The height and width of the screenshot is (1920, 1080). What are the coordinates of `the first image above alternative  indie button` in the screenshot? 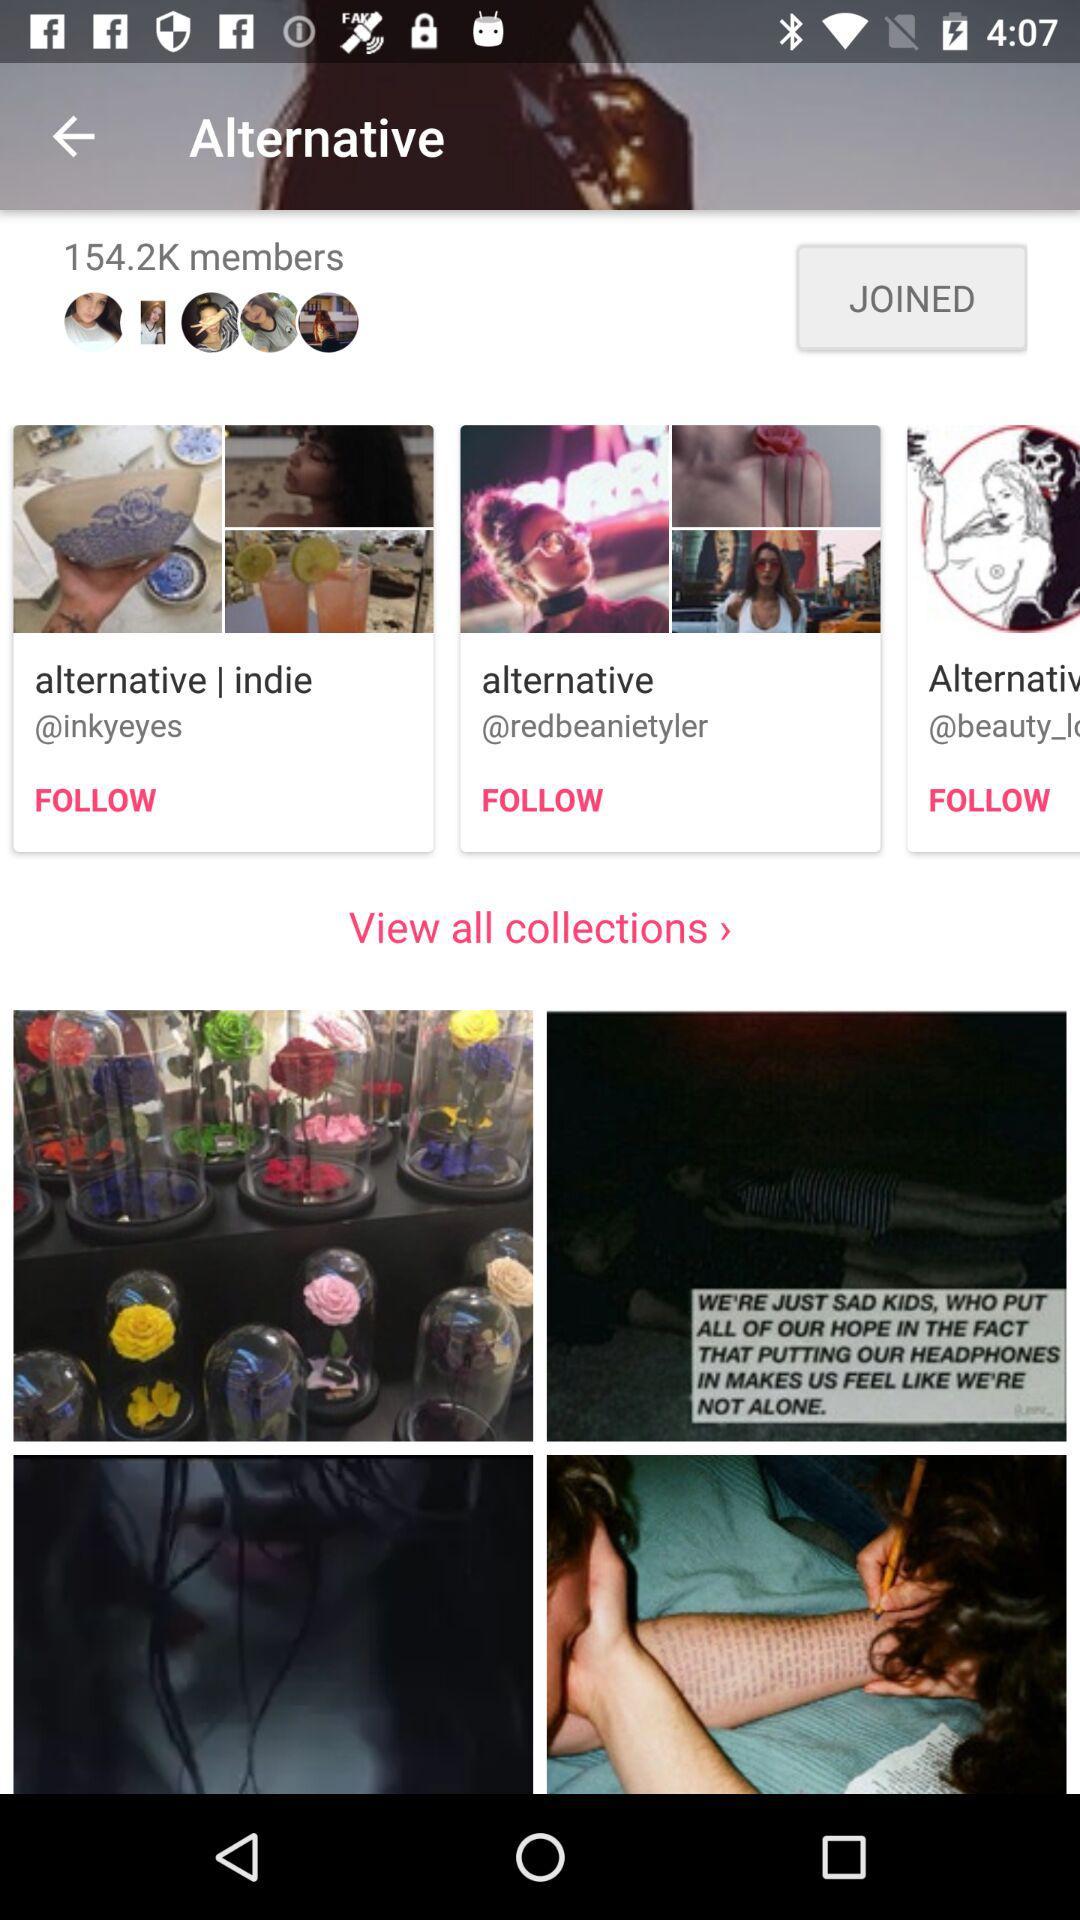 It's located at (95, 322).